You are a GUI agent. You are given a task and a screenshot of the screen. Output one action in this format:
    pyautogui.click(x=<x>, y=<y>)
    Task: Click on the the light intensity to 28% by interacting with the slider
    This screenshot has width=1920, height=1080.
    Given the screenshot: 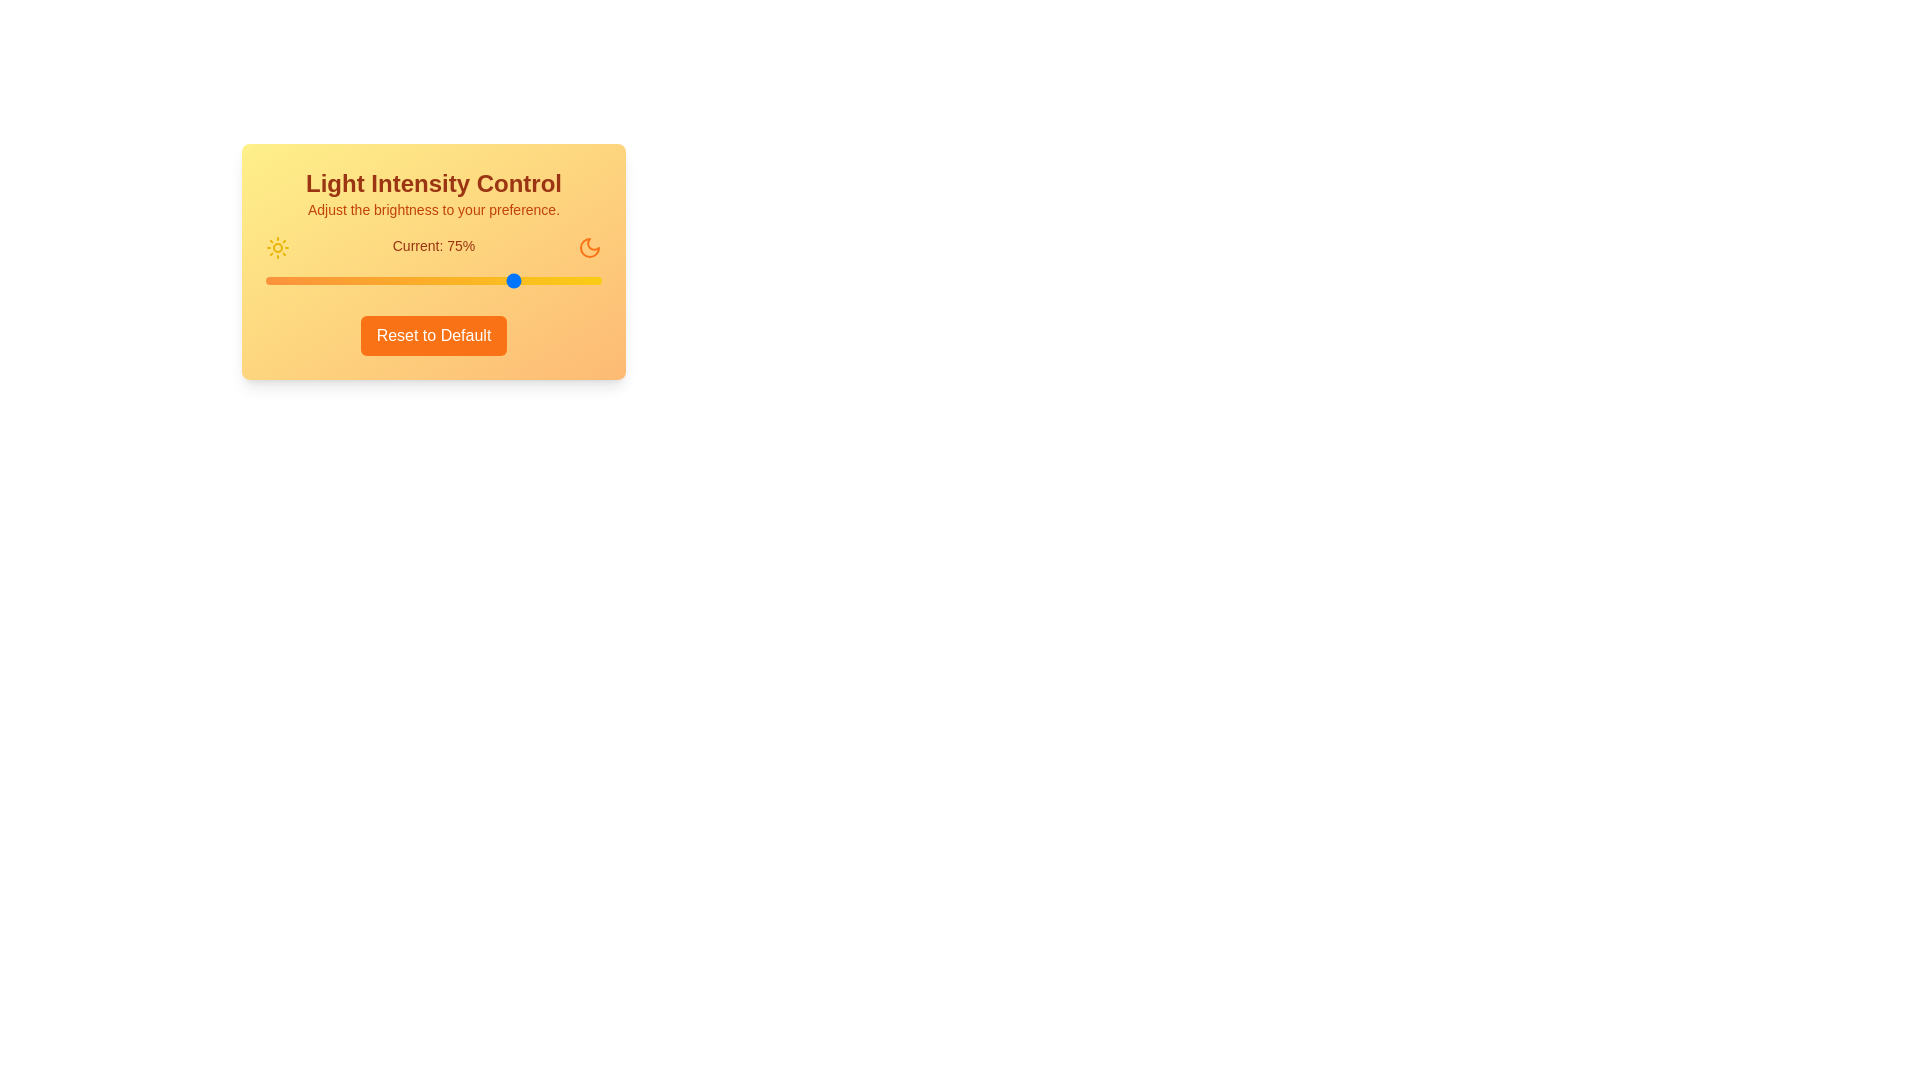 What is the action you would take?
    pyautogui.click(x=360, y=281)
    